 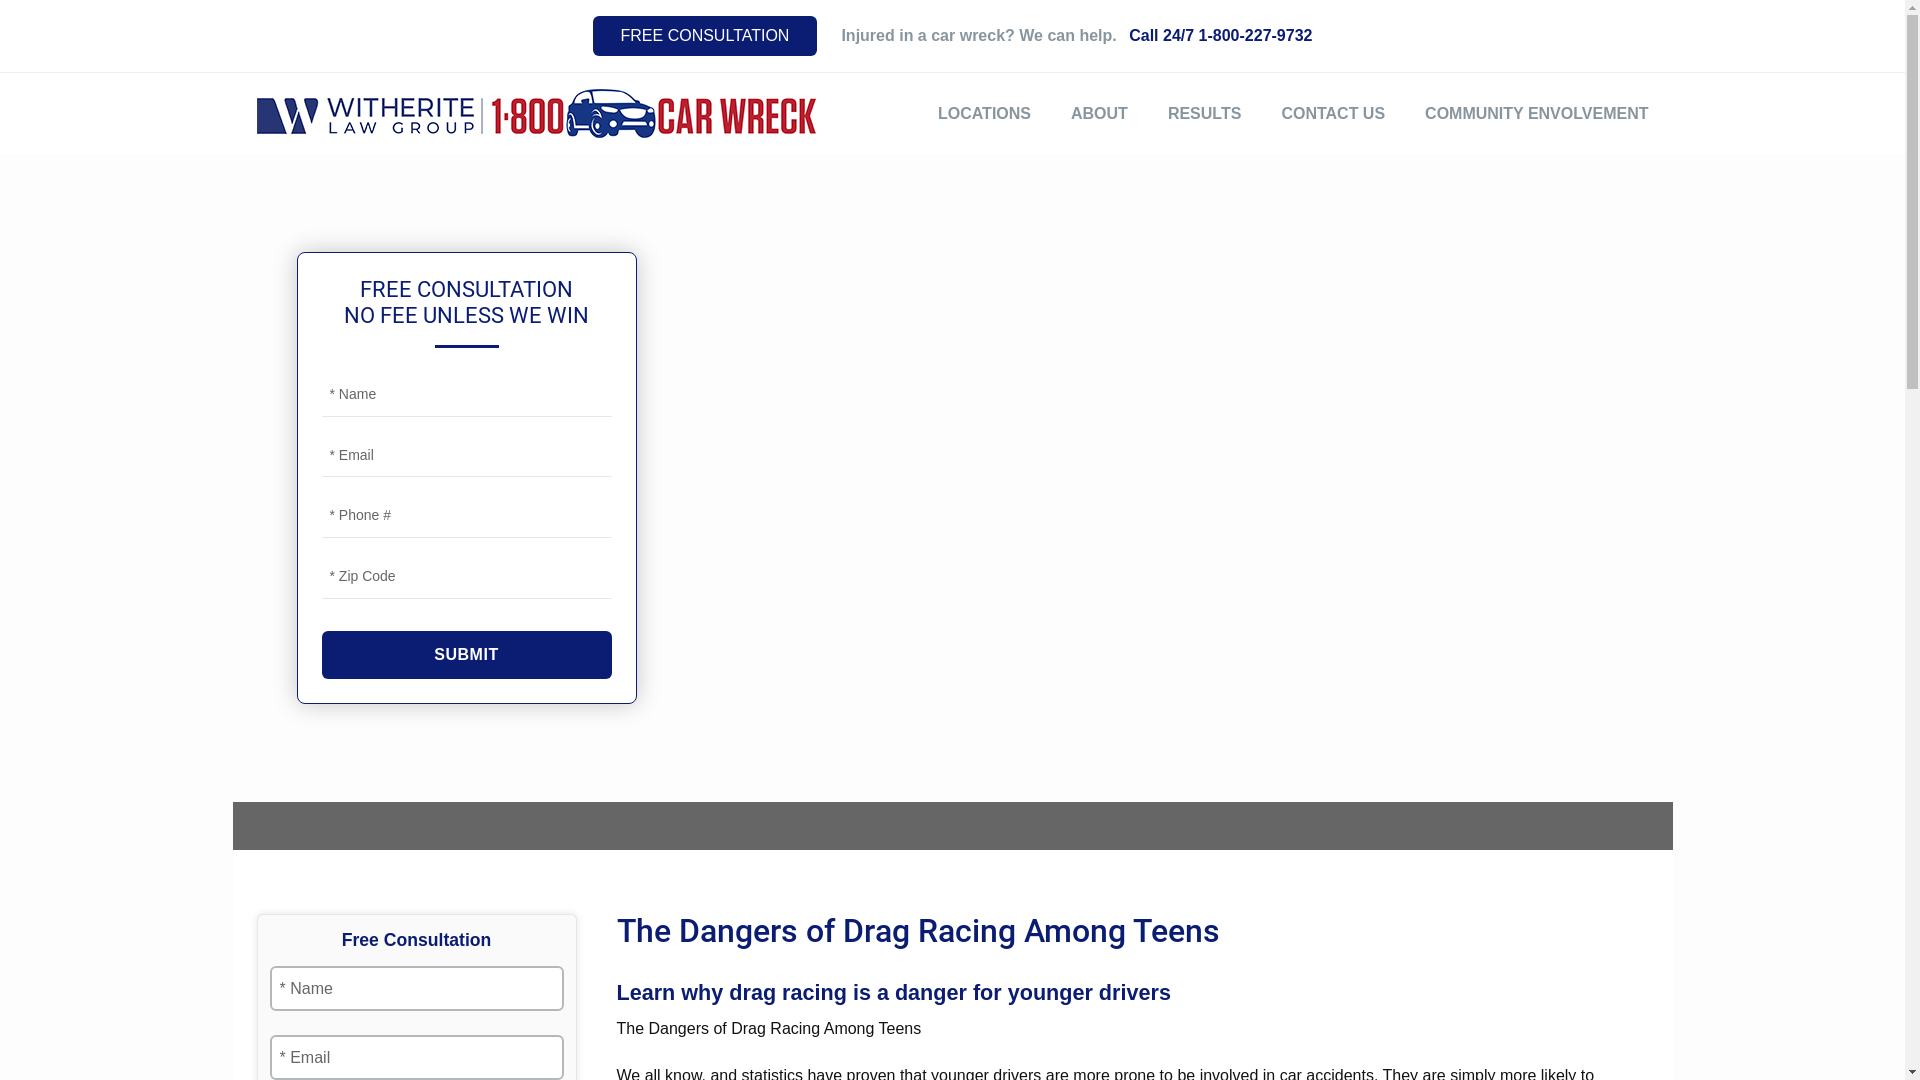 What do you see at coordinates (1333, 114) in the screenshot?
I see `'CONTACT US'` at bounding box center [1333, 114].